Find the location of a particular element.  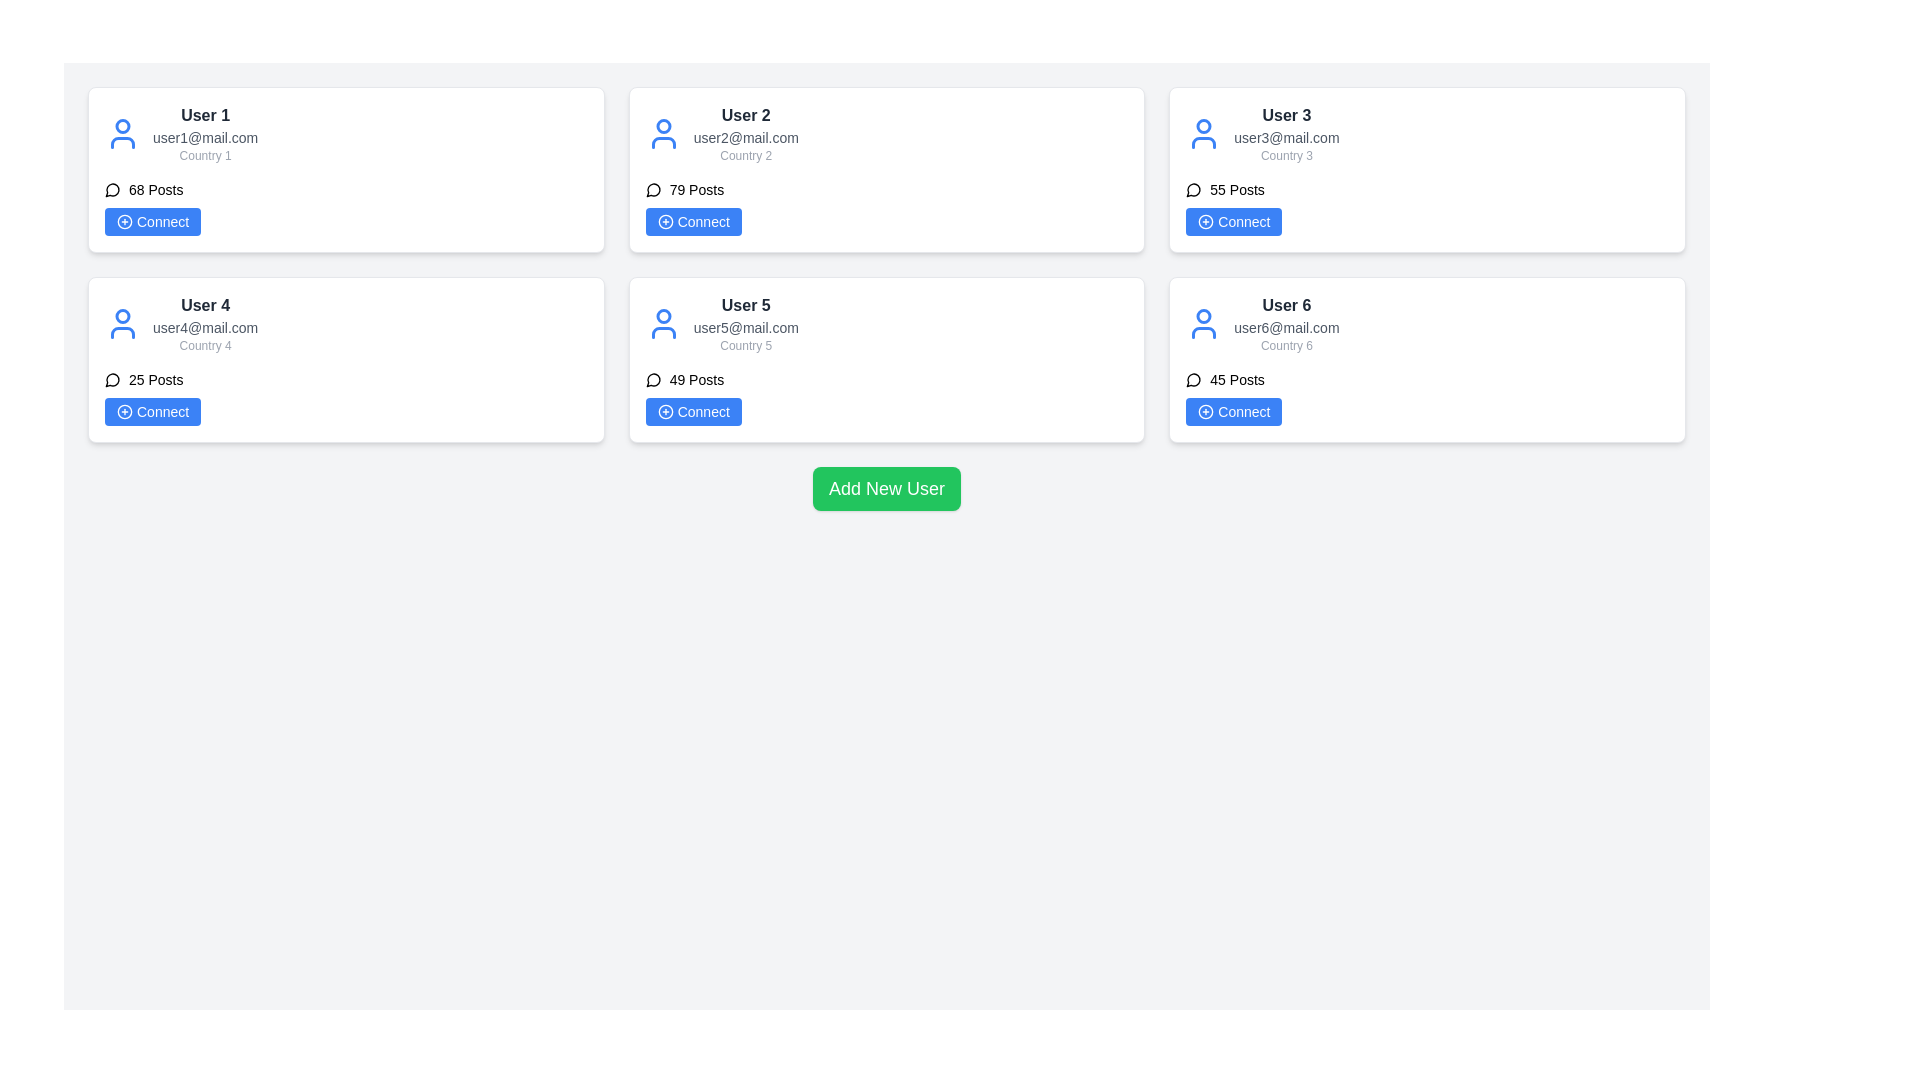

the static text label displaying the geographical location or country associated with the user profile, located in the lower right corner of the 'User 6' profile card, below the email label and above the post count and connect button is located at coordinates (1286, 345).